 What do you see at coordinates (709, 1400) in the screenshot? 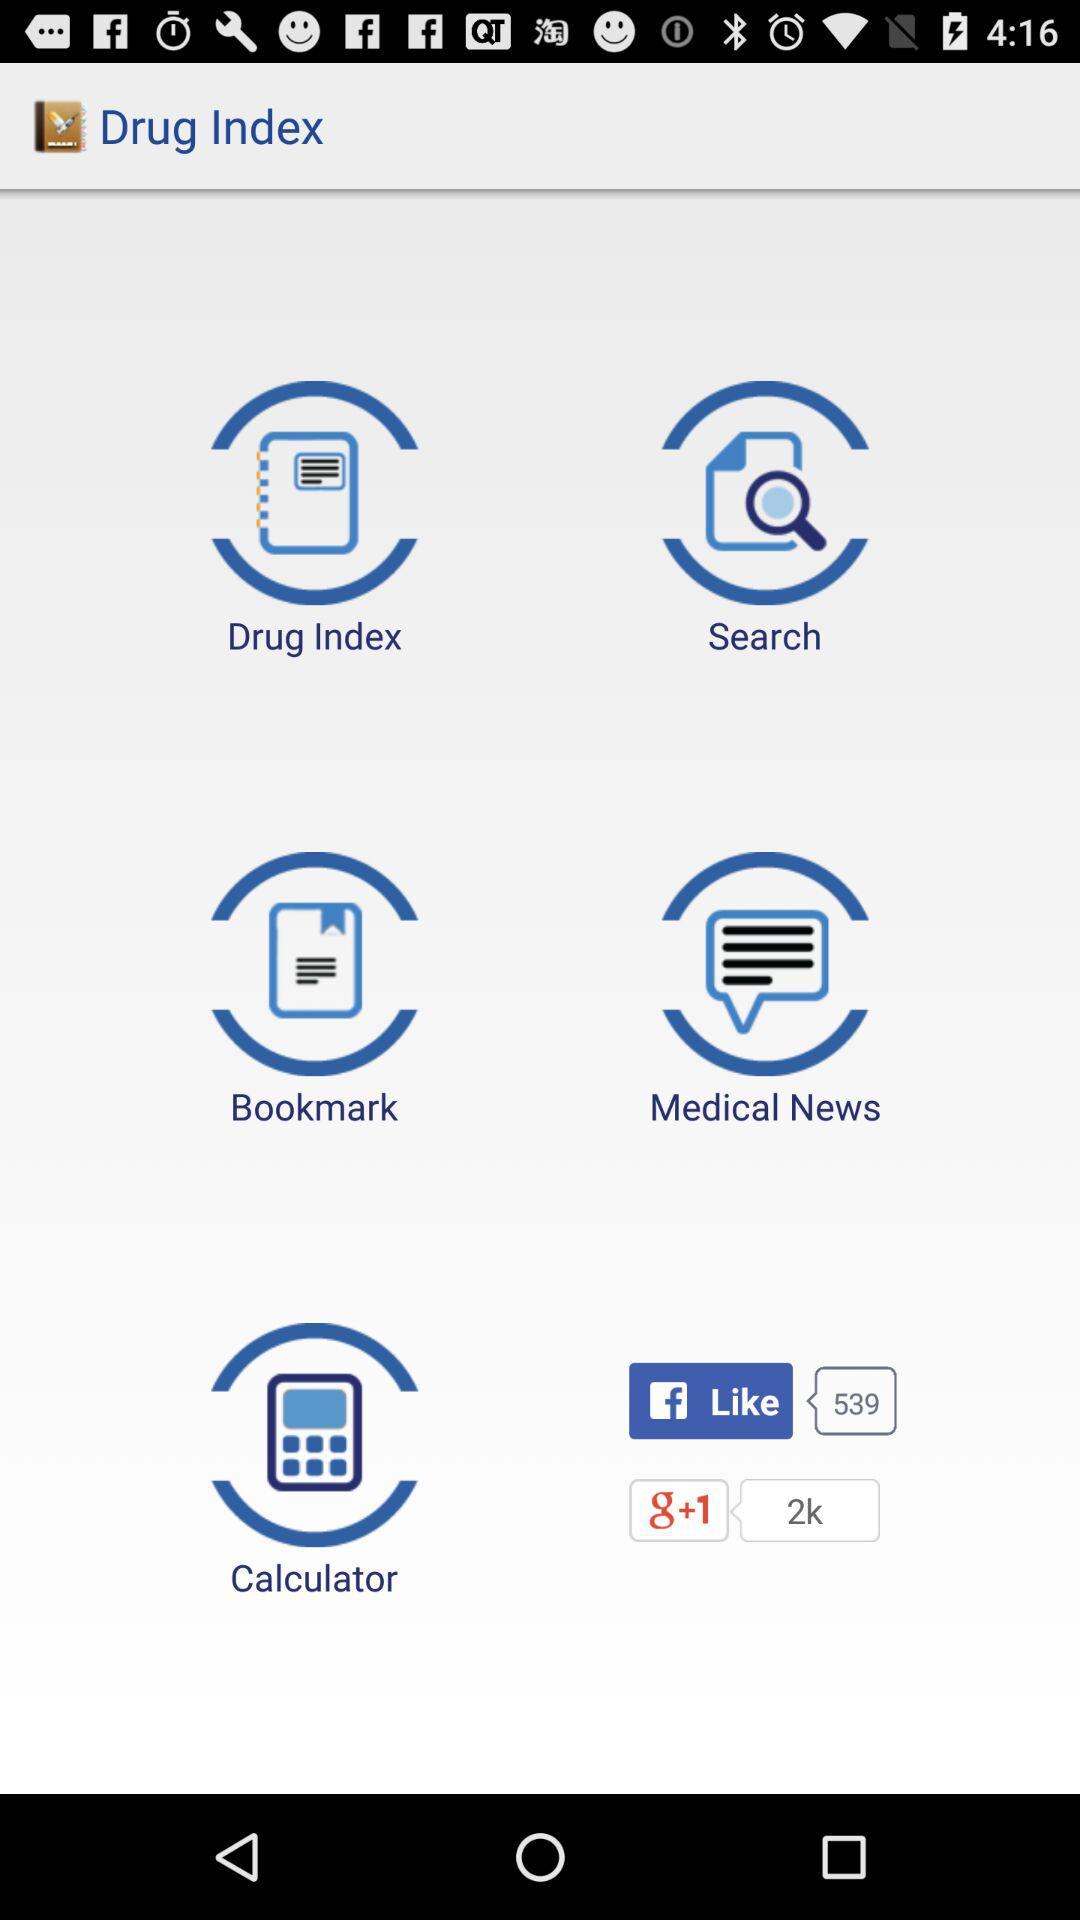
I see `the like item` at bounding box center [709, 1400].